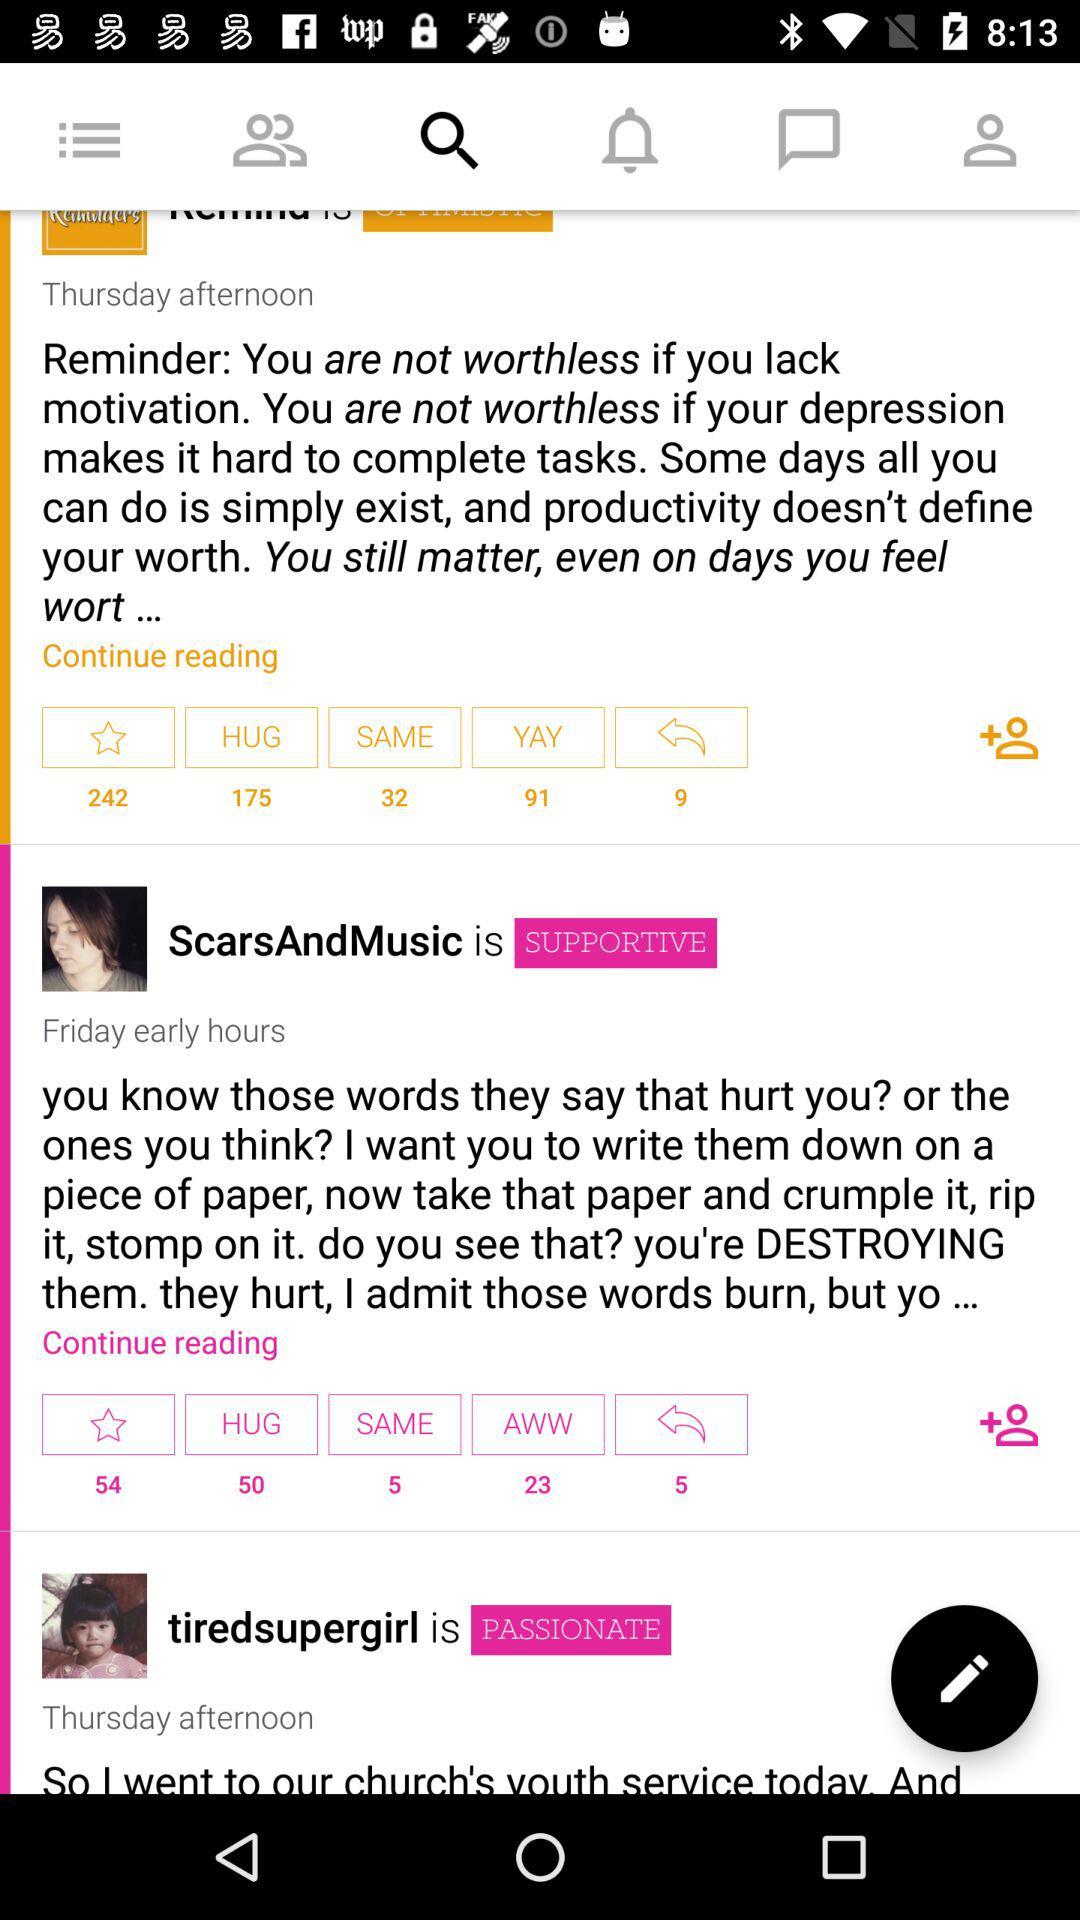 The height and width of the screenshot is (1920, 1080). Describe the element at coordinates (108, 736) in the screenshot. I see `the icon above the 242` at that location.